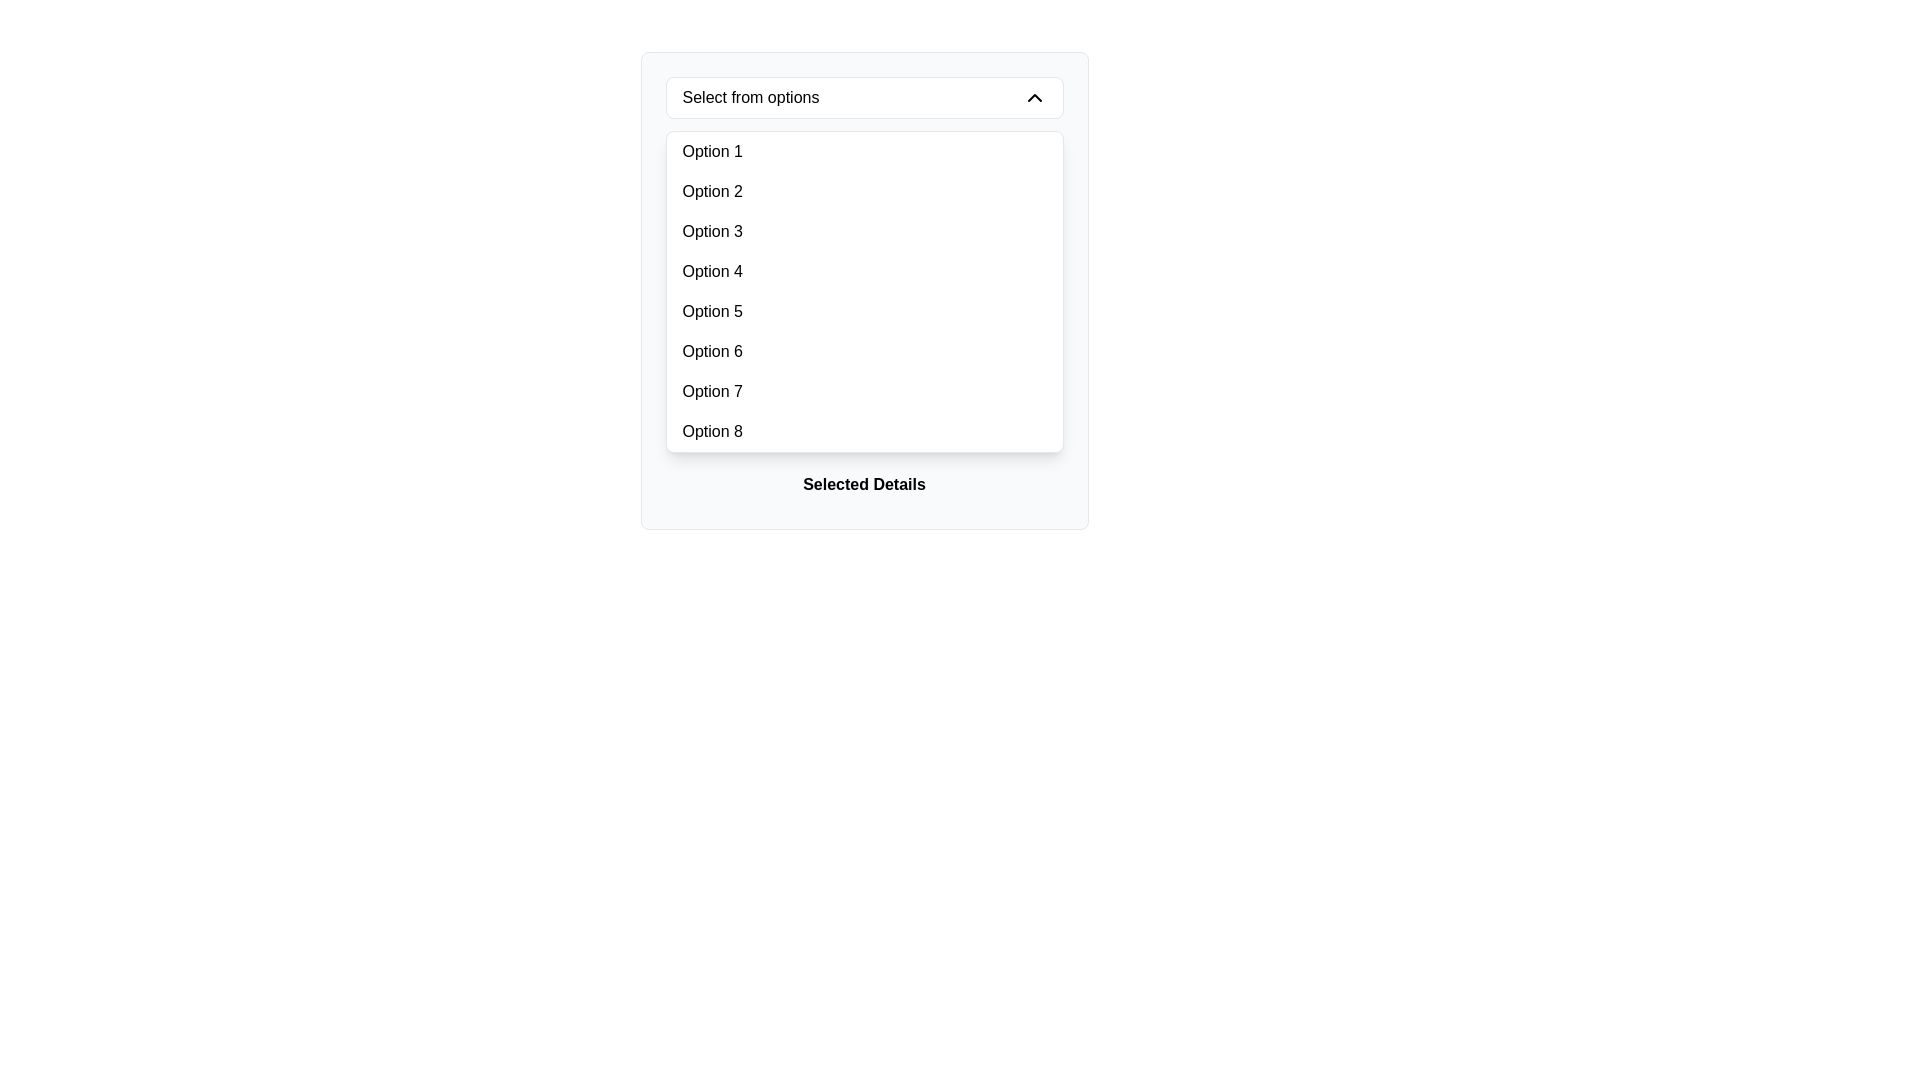 This screenshot has height=1080, width=1920. I want to click on the dropdown menu labeled 'Select from options', so click(864, 290).